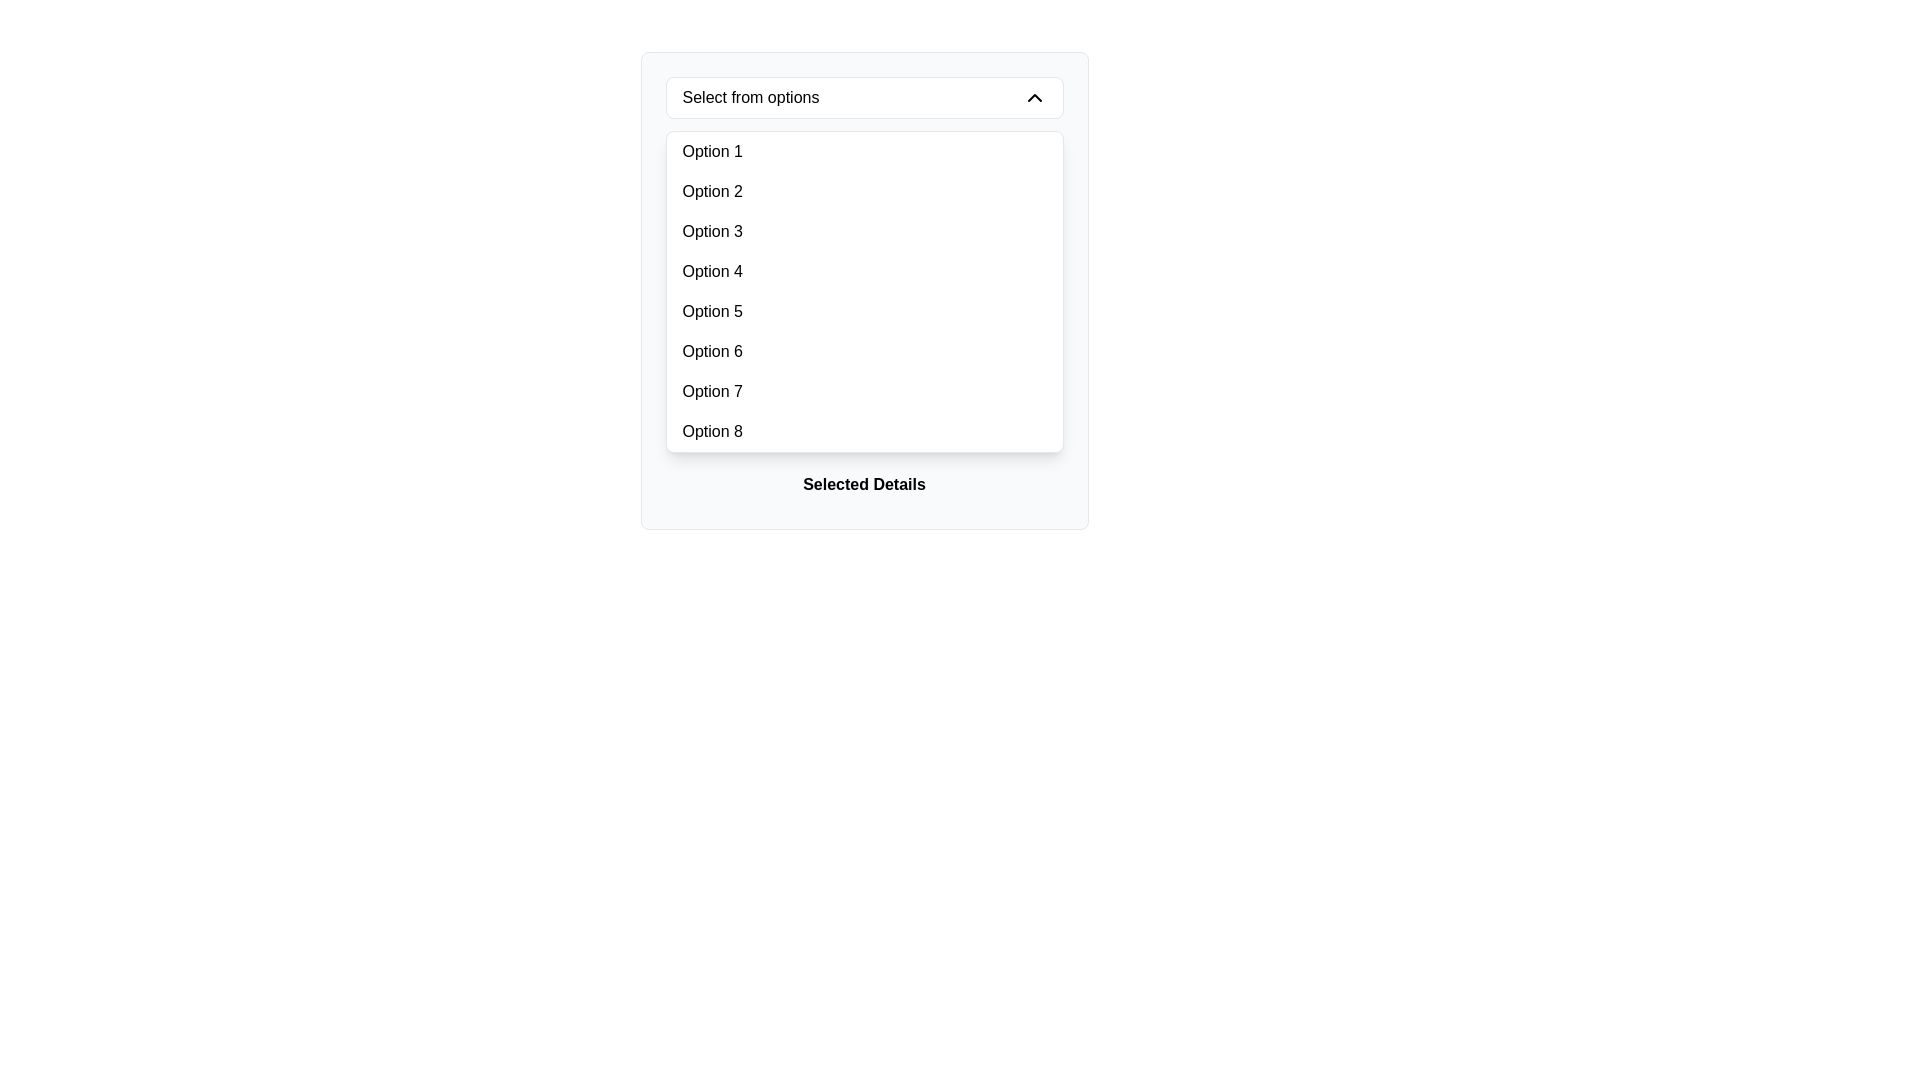 This screenshot has height=1080, width=1920. I want to click on the dropdown menu labeled 'Select from options', so click(864, 290).